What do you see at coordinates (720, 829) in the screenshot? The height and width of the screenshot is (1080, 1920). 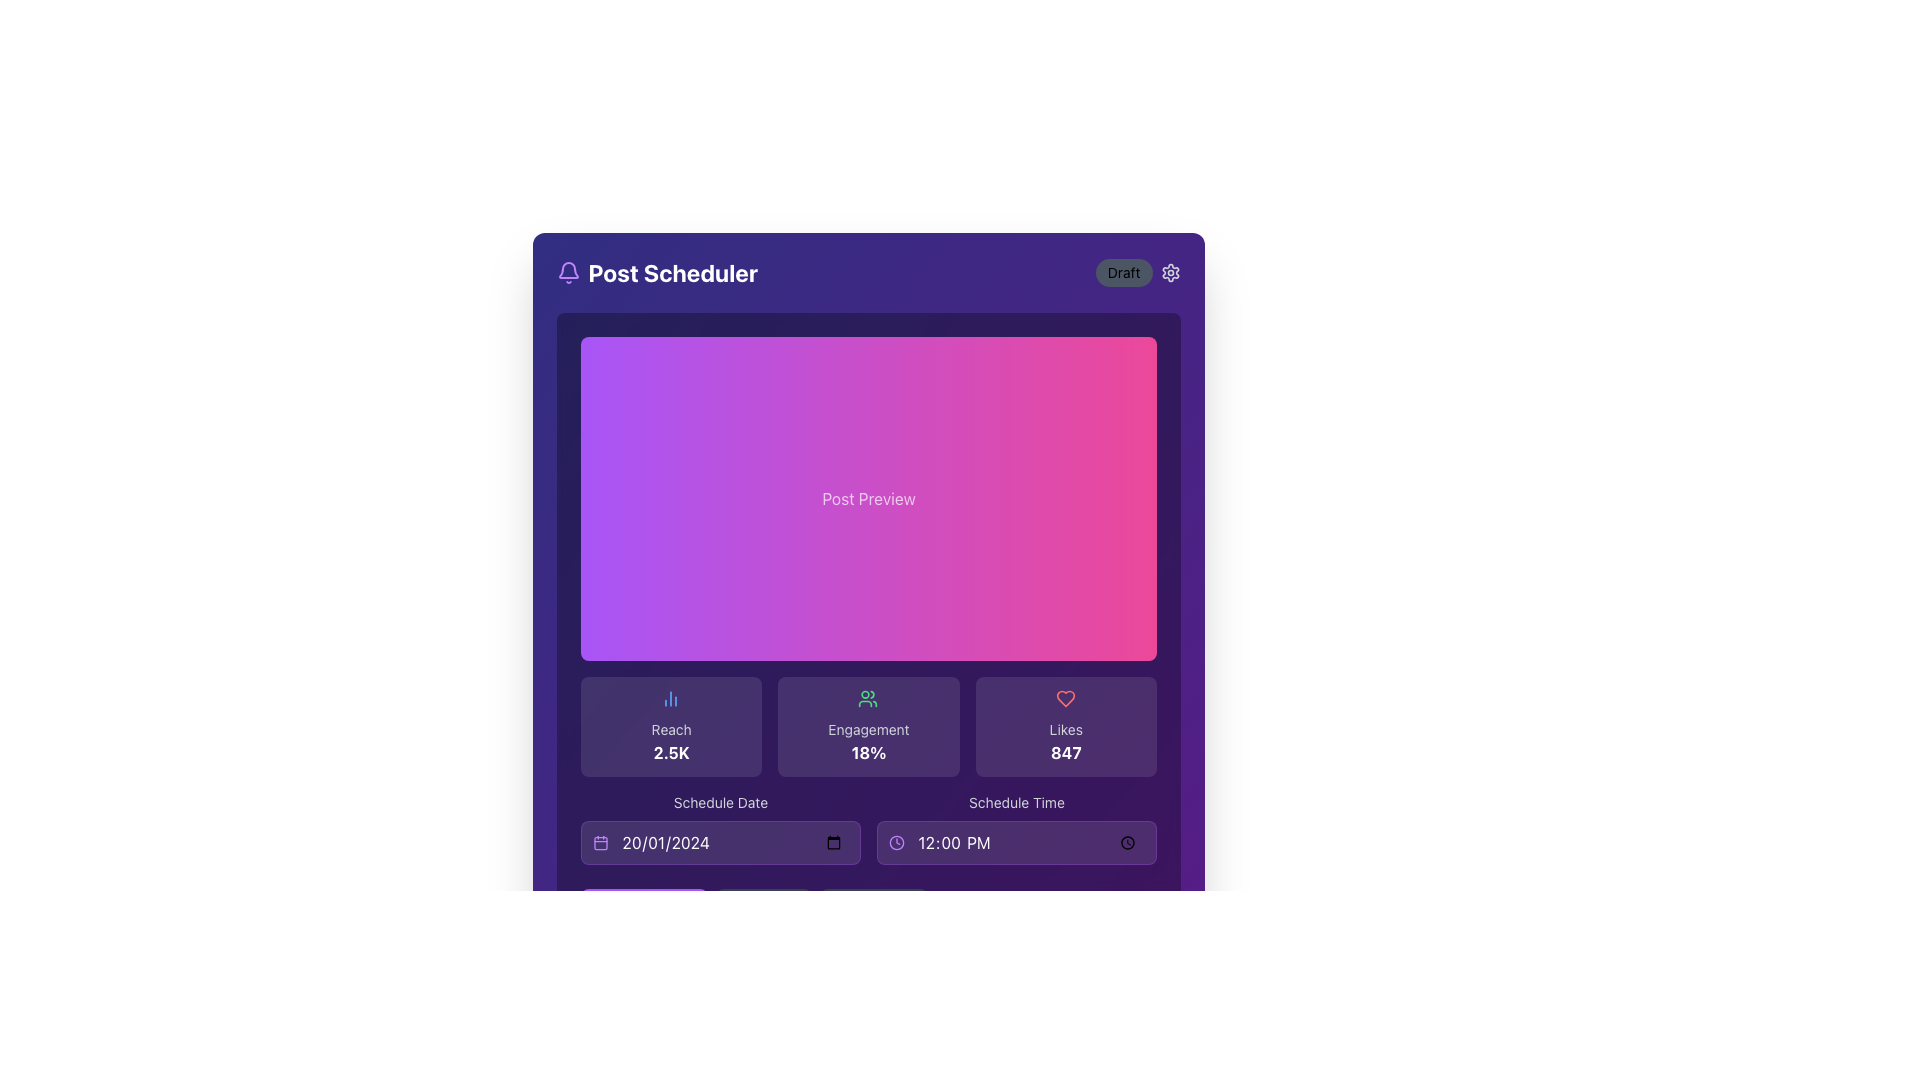 I see `the calendar icon next to the 'Schedule Date' input box` at bounding box center [720, 829].